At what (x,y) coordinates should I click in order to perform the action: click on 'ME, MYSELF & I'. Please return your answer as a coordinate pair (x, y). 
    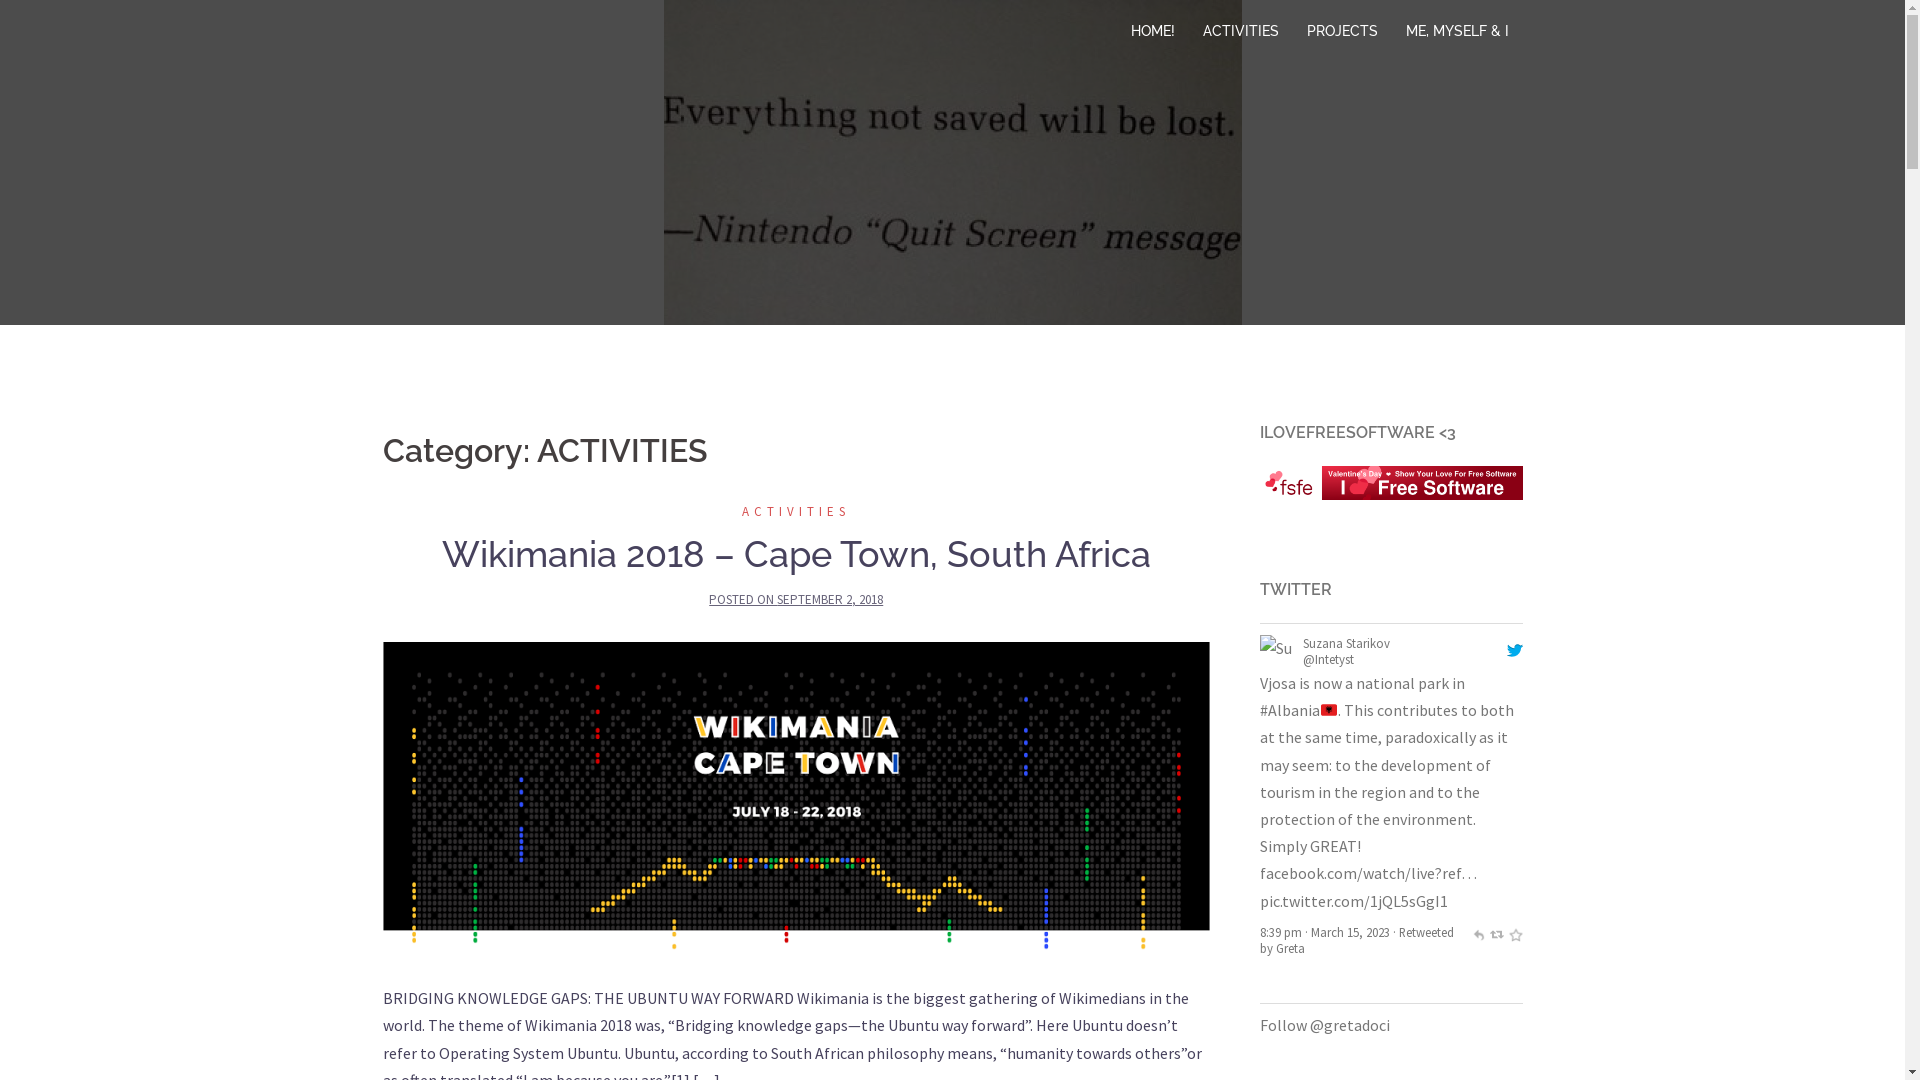
    Looking at the image, I should click on (1457, 31).